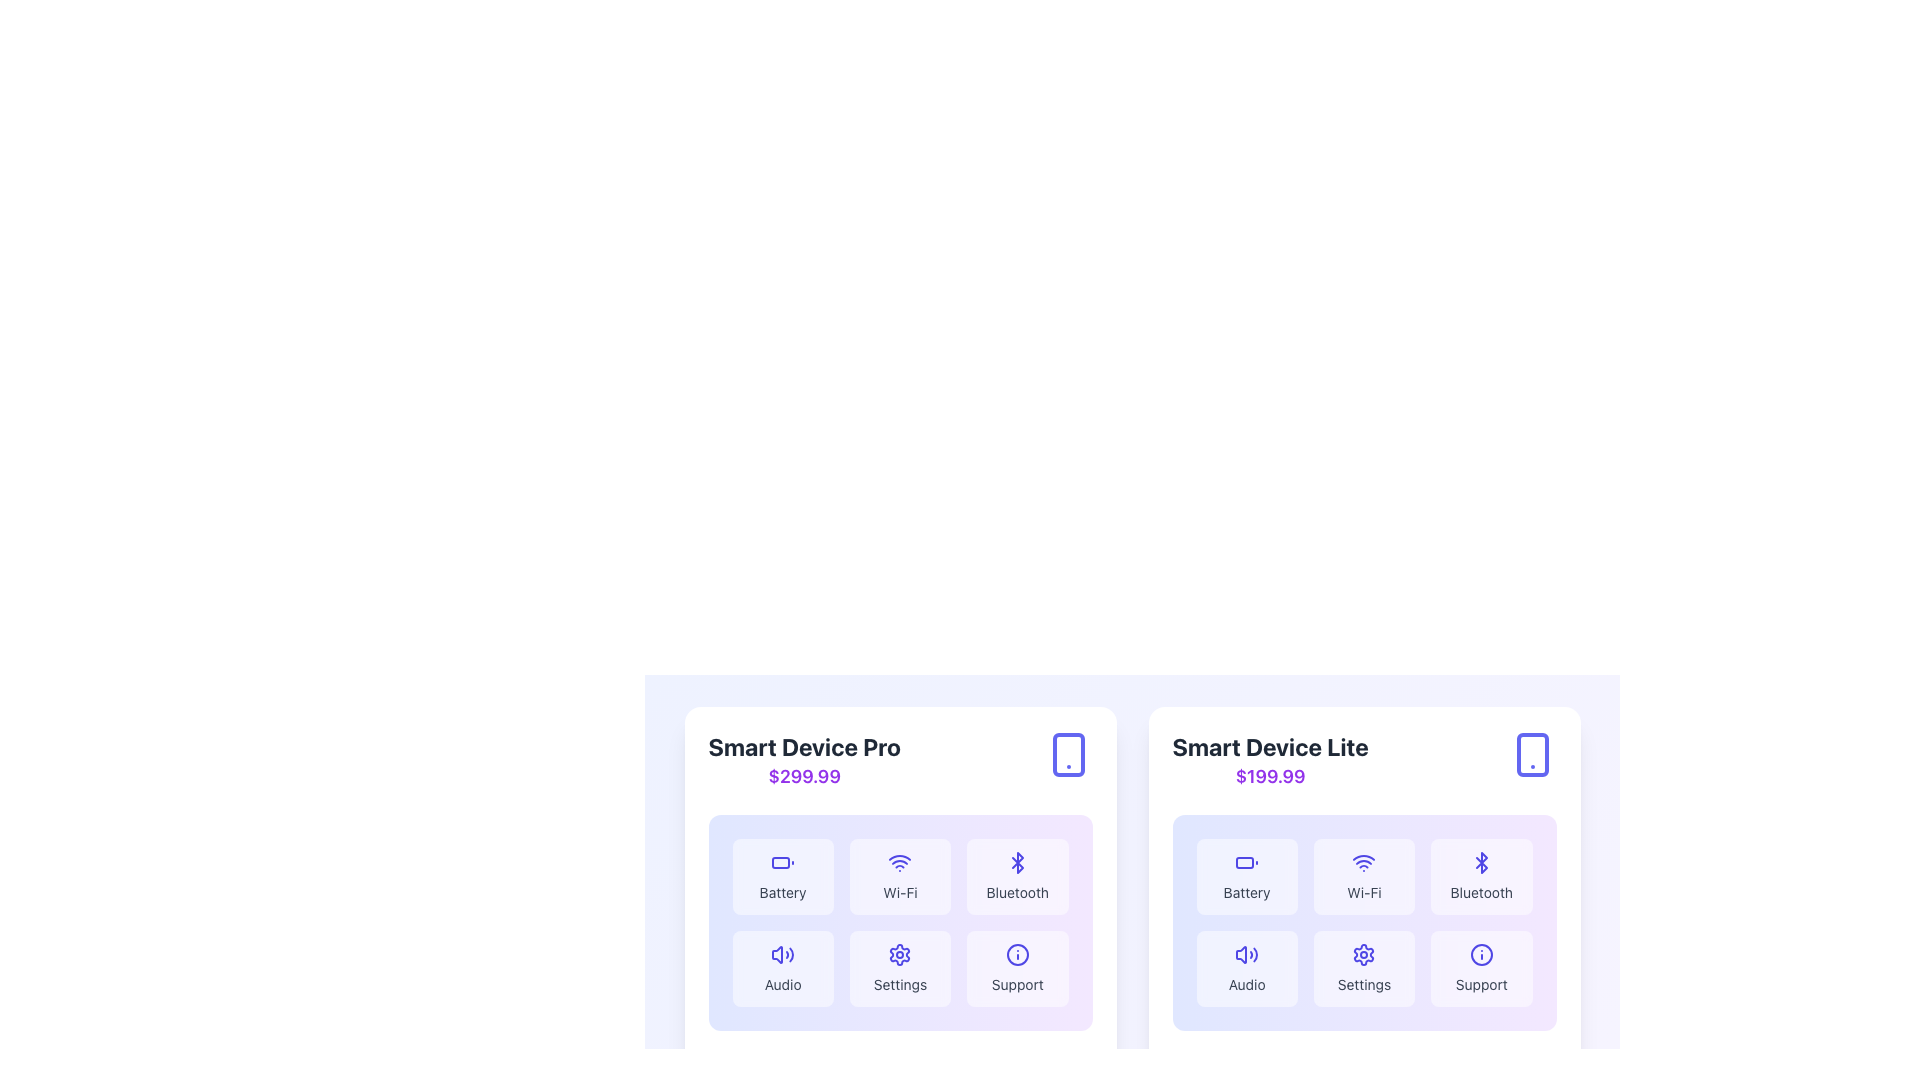 This screenshot has width=1920, height=1080. Describe the element at coordinates (782, 862) in the screenshot. I see `the battery SVG icon located in the first row and first column of the grid within the 'Smart Device Pro' card, which visually represents battery status` at that location.